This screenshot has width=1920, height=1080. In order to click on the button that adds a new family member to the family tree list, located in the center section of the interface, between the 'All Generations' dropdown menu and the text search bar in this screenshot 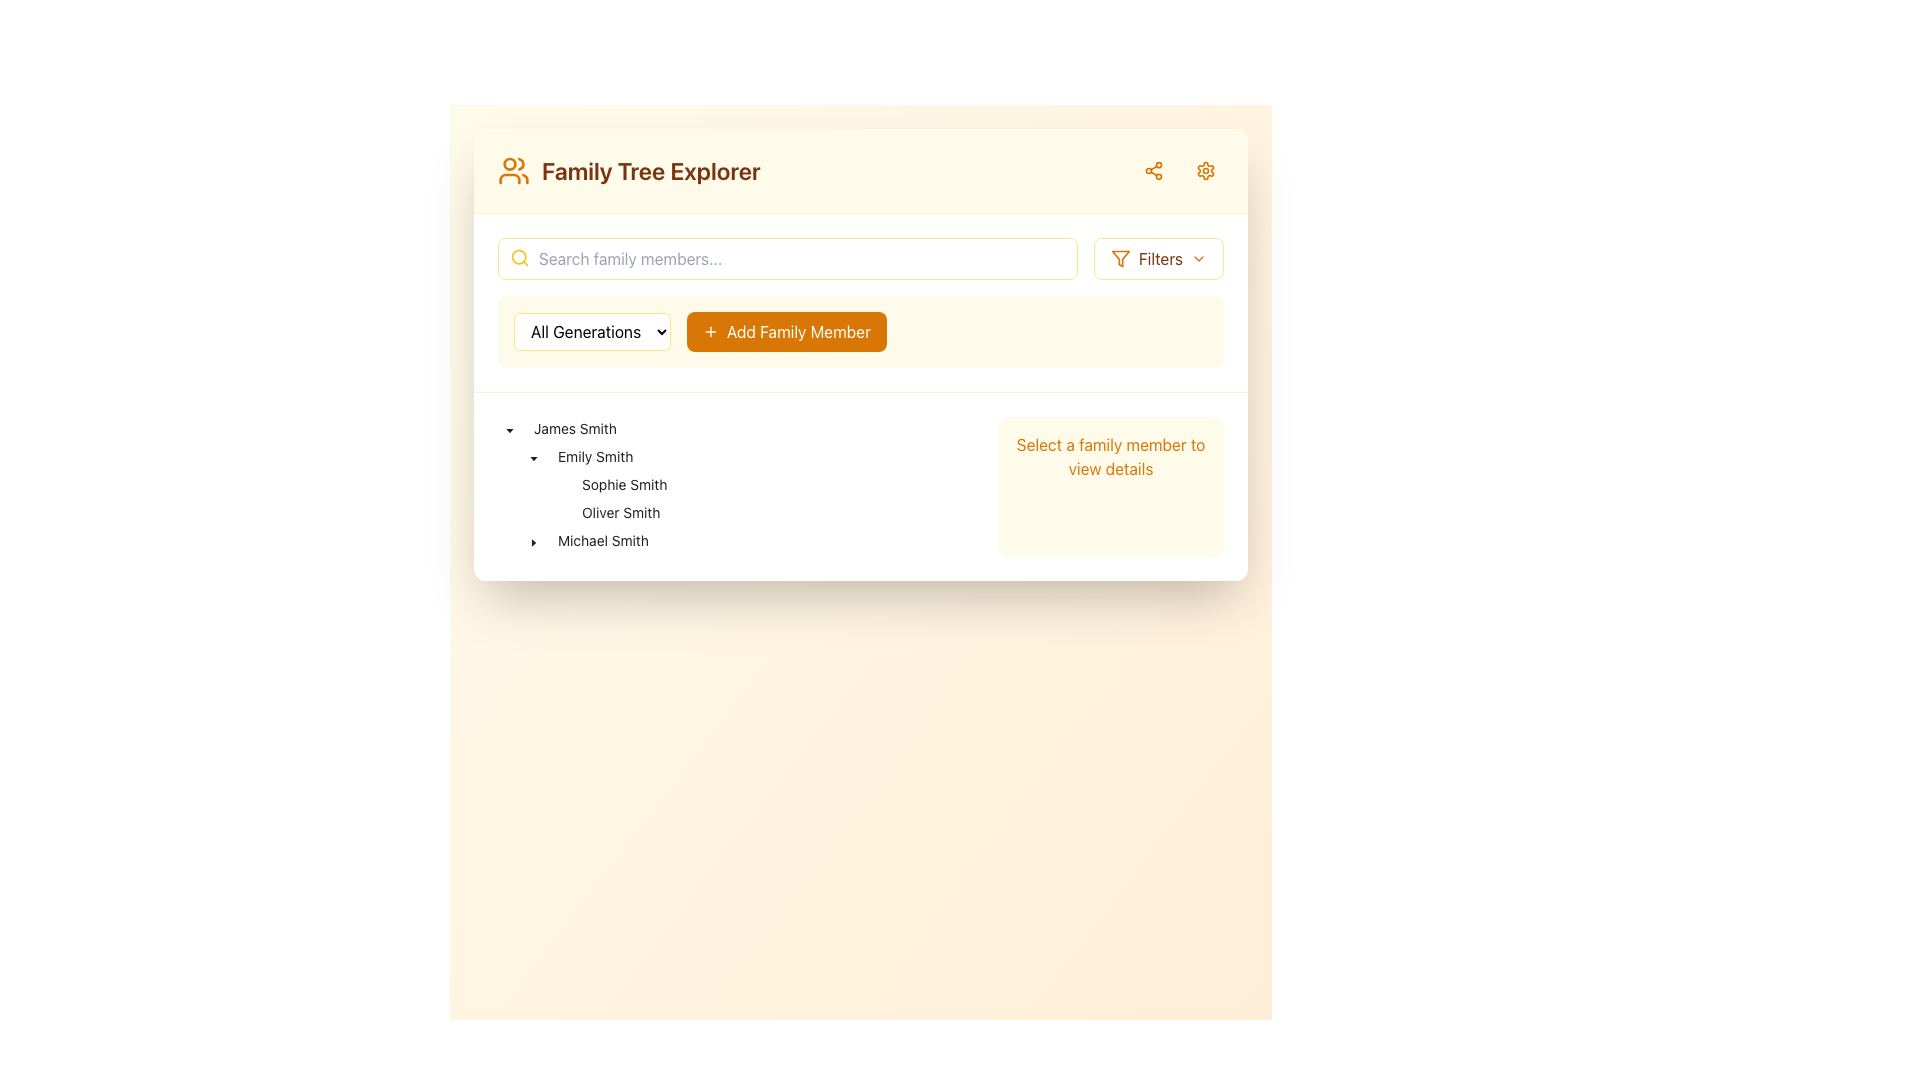, I will do `click(860, 353)`.